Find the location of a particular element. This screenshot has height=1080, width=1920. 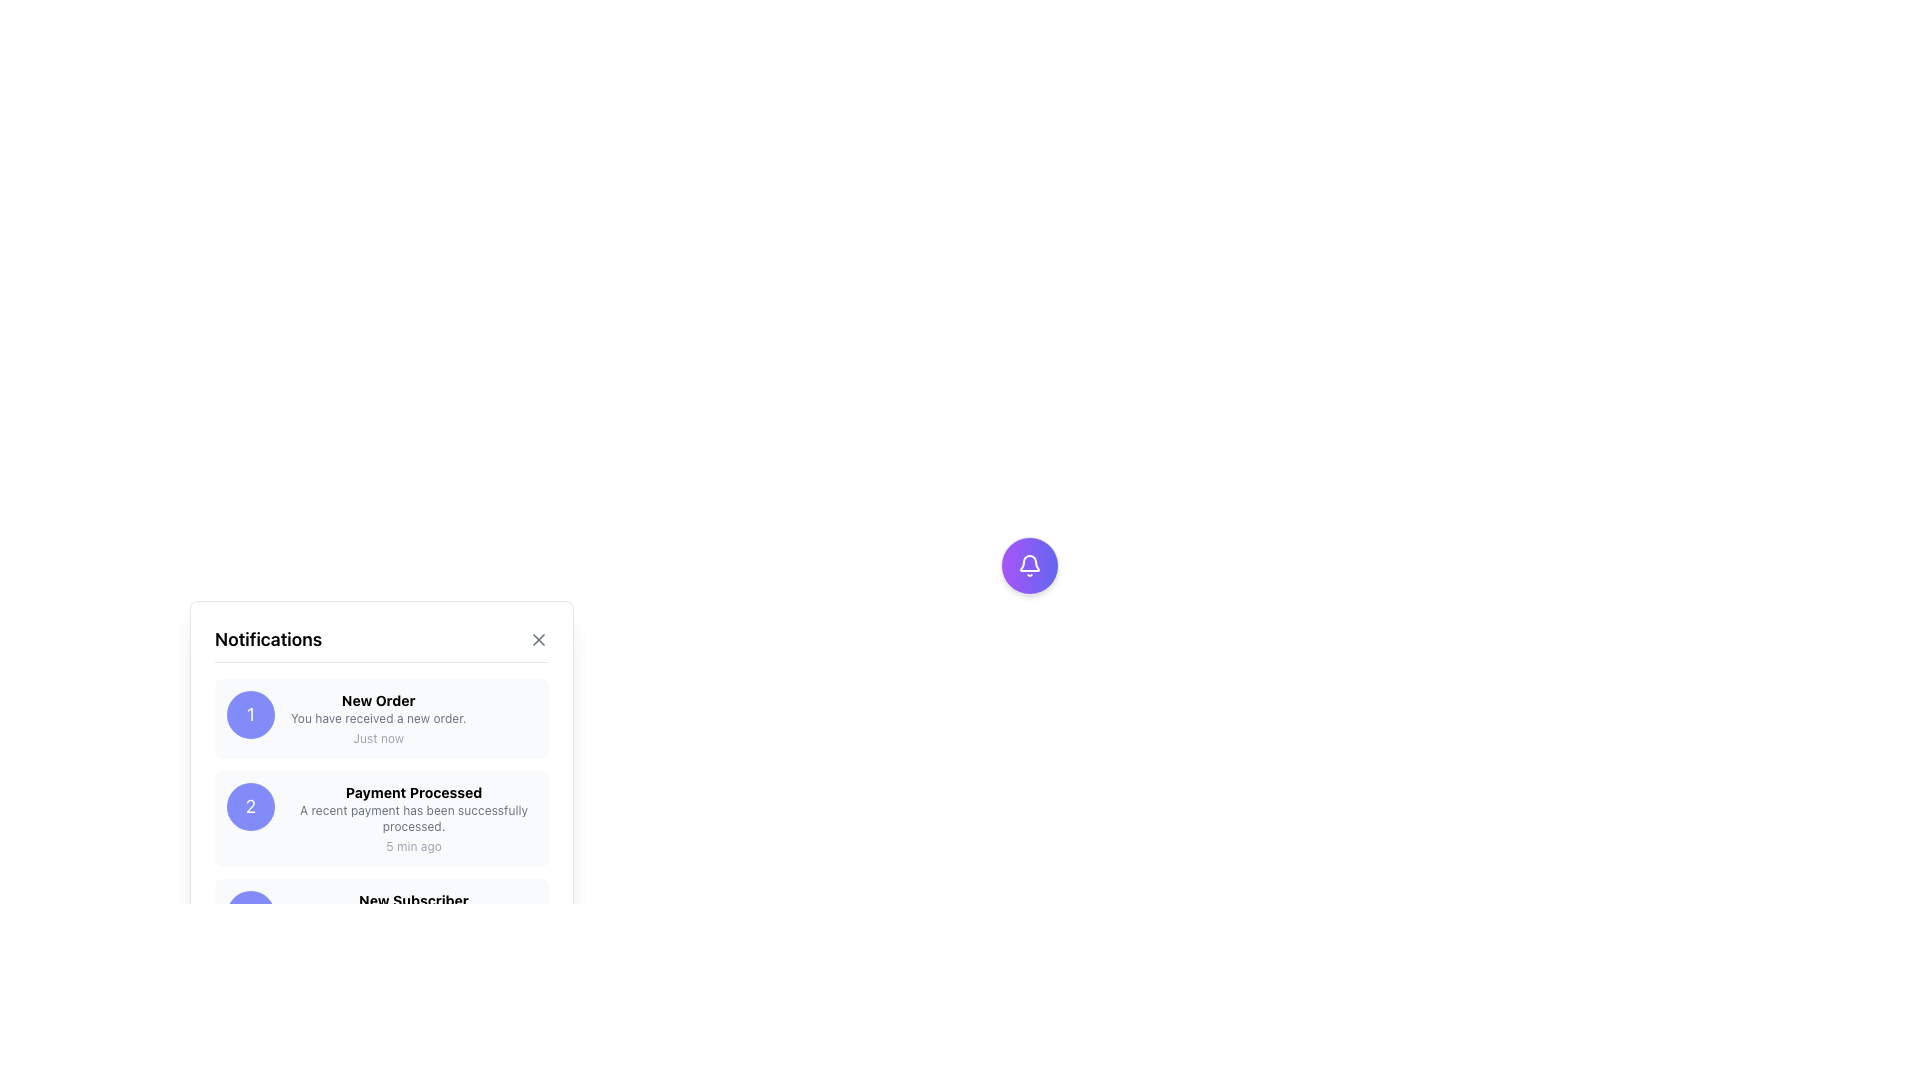

the text label displaying 'You have received a new order.' which is positioned between the title 'New Order' and the timestamp 'Just now' is located at coordinates (378, 717).